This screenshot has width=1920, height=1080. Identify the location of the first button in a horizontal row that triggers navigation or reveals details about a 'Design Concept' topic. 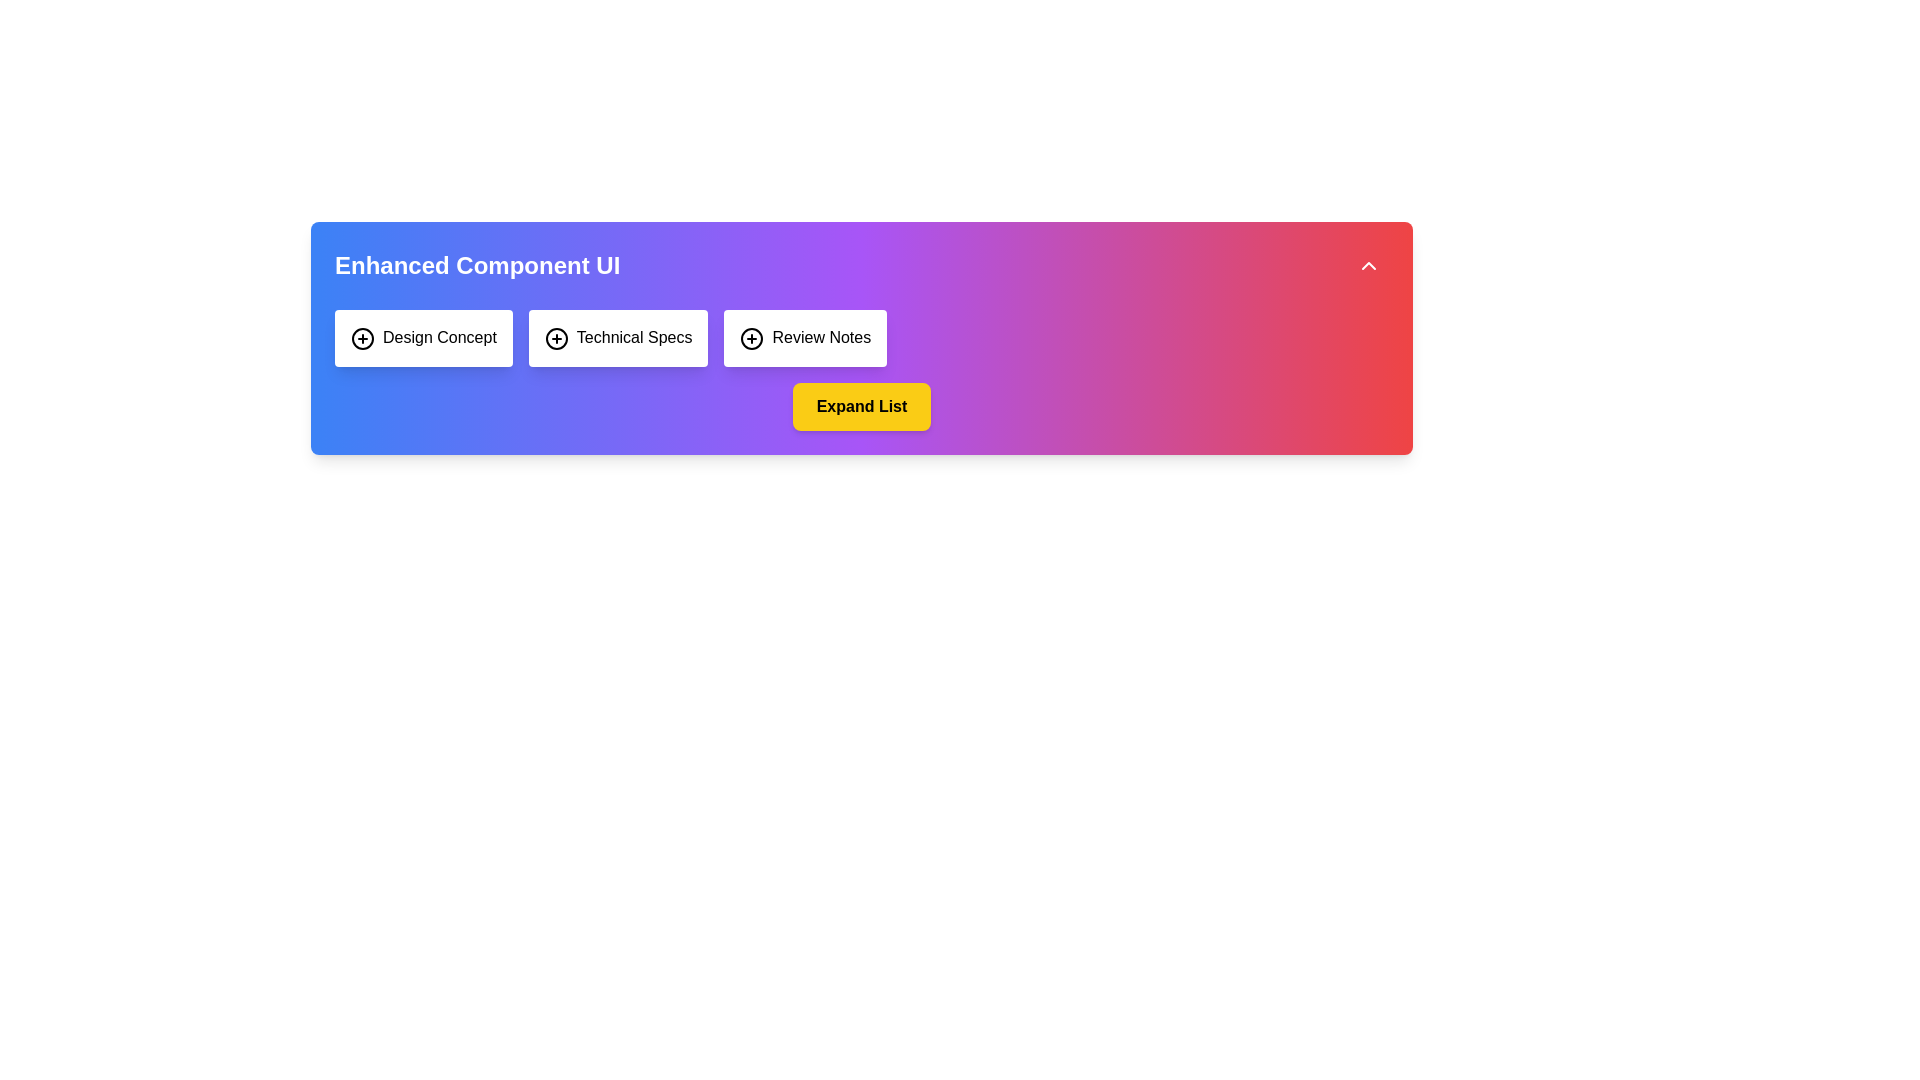
(422, 337).